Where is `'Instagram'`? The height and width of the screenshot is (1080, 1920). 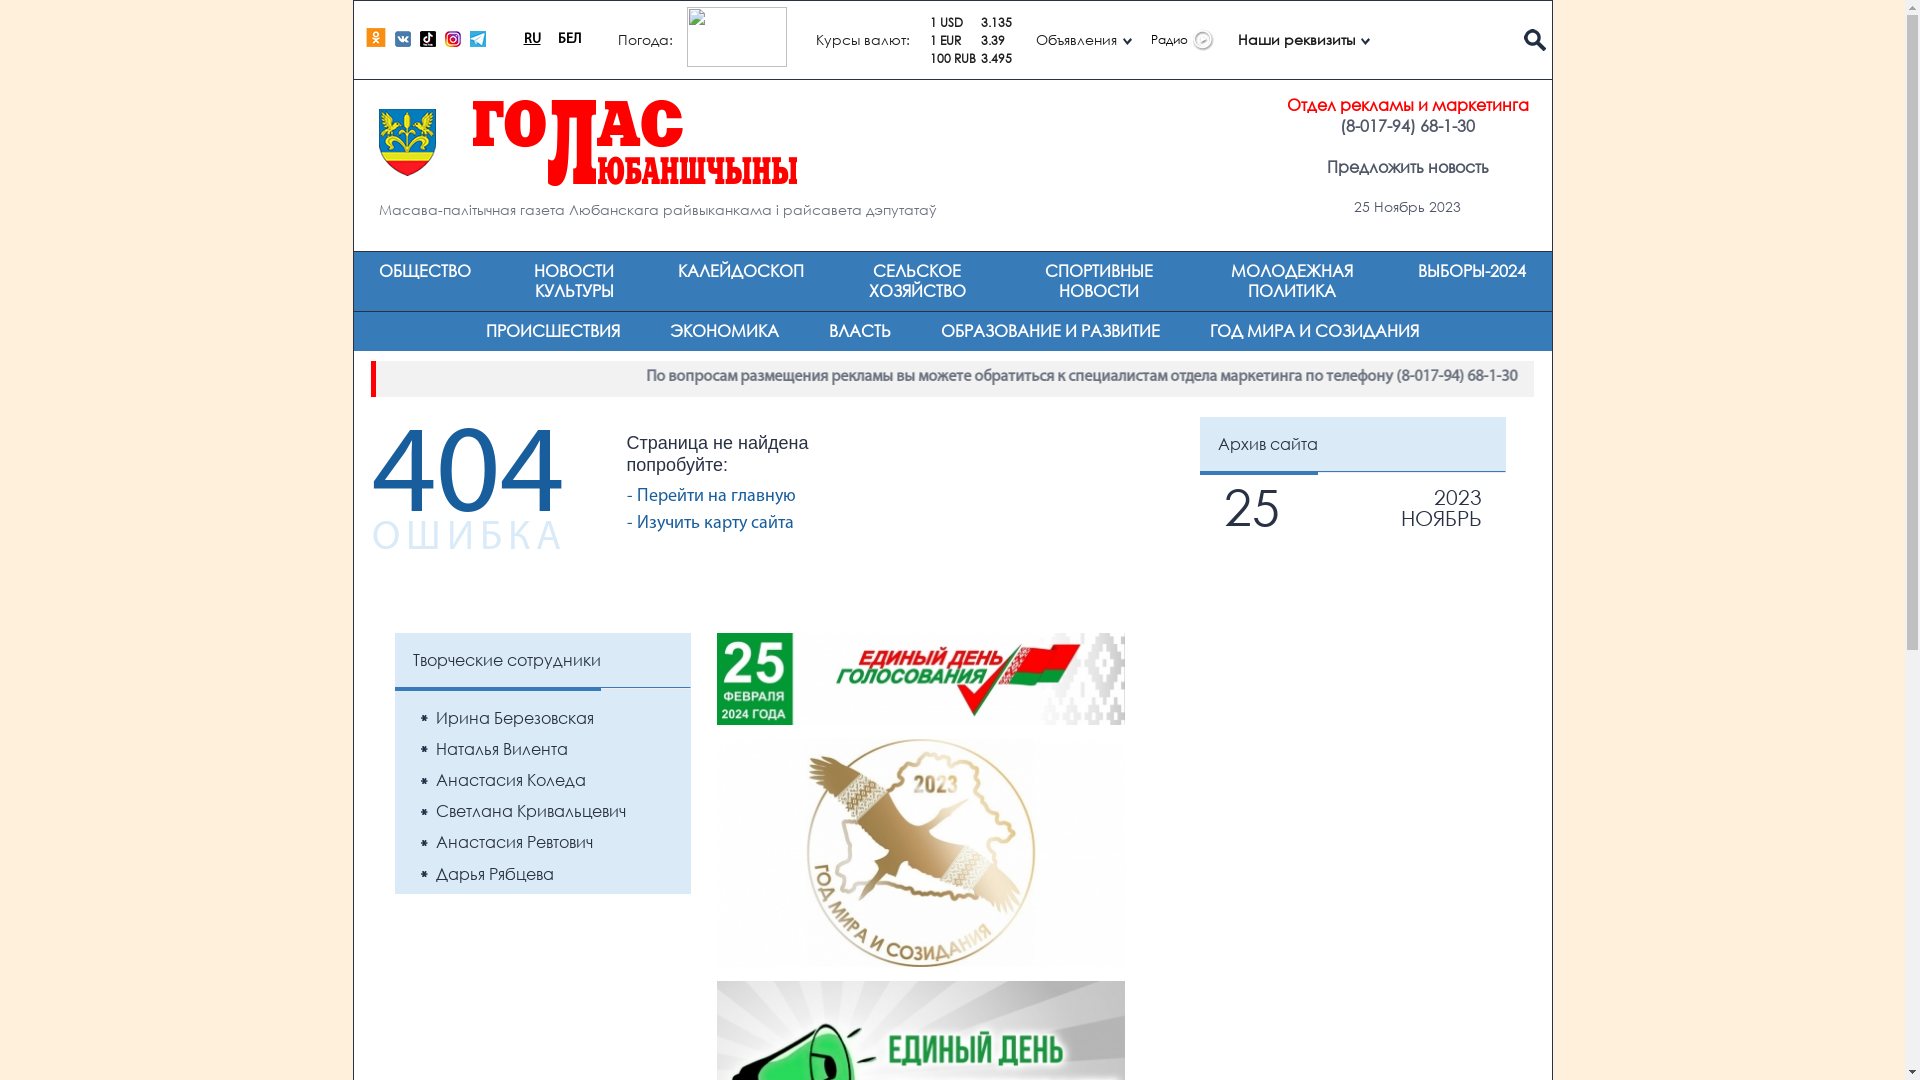
'Instagram' is located at coordinates (455, 43).